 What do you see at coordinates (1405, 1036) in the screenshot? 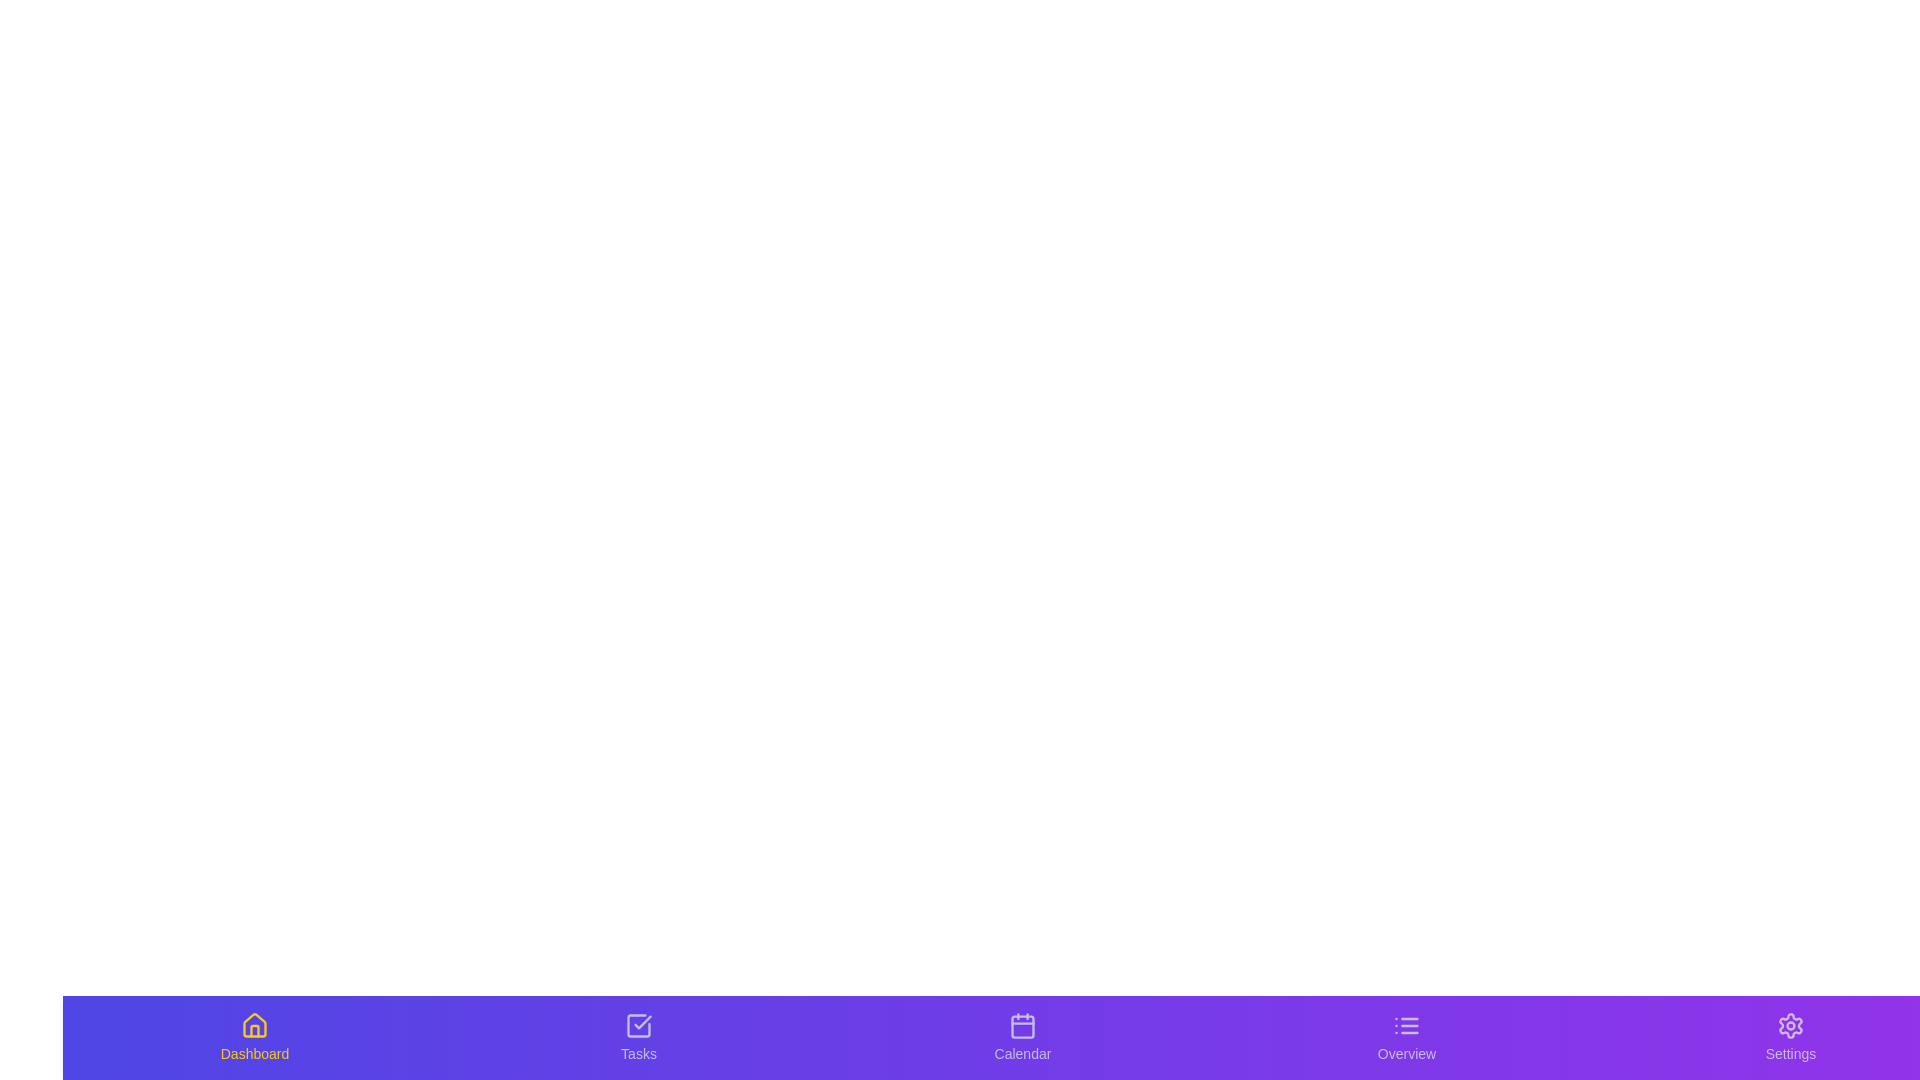
I see `the tab labeled Overview` at bounding box center [1405, 1036].